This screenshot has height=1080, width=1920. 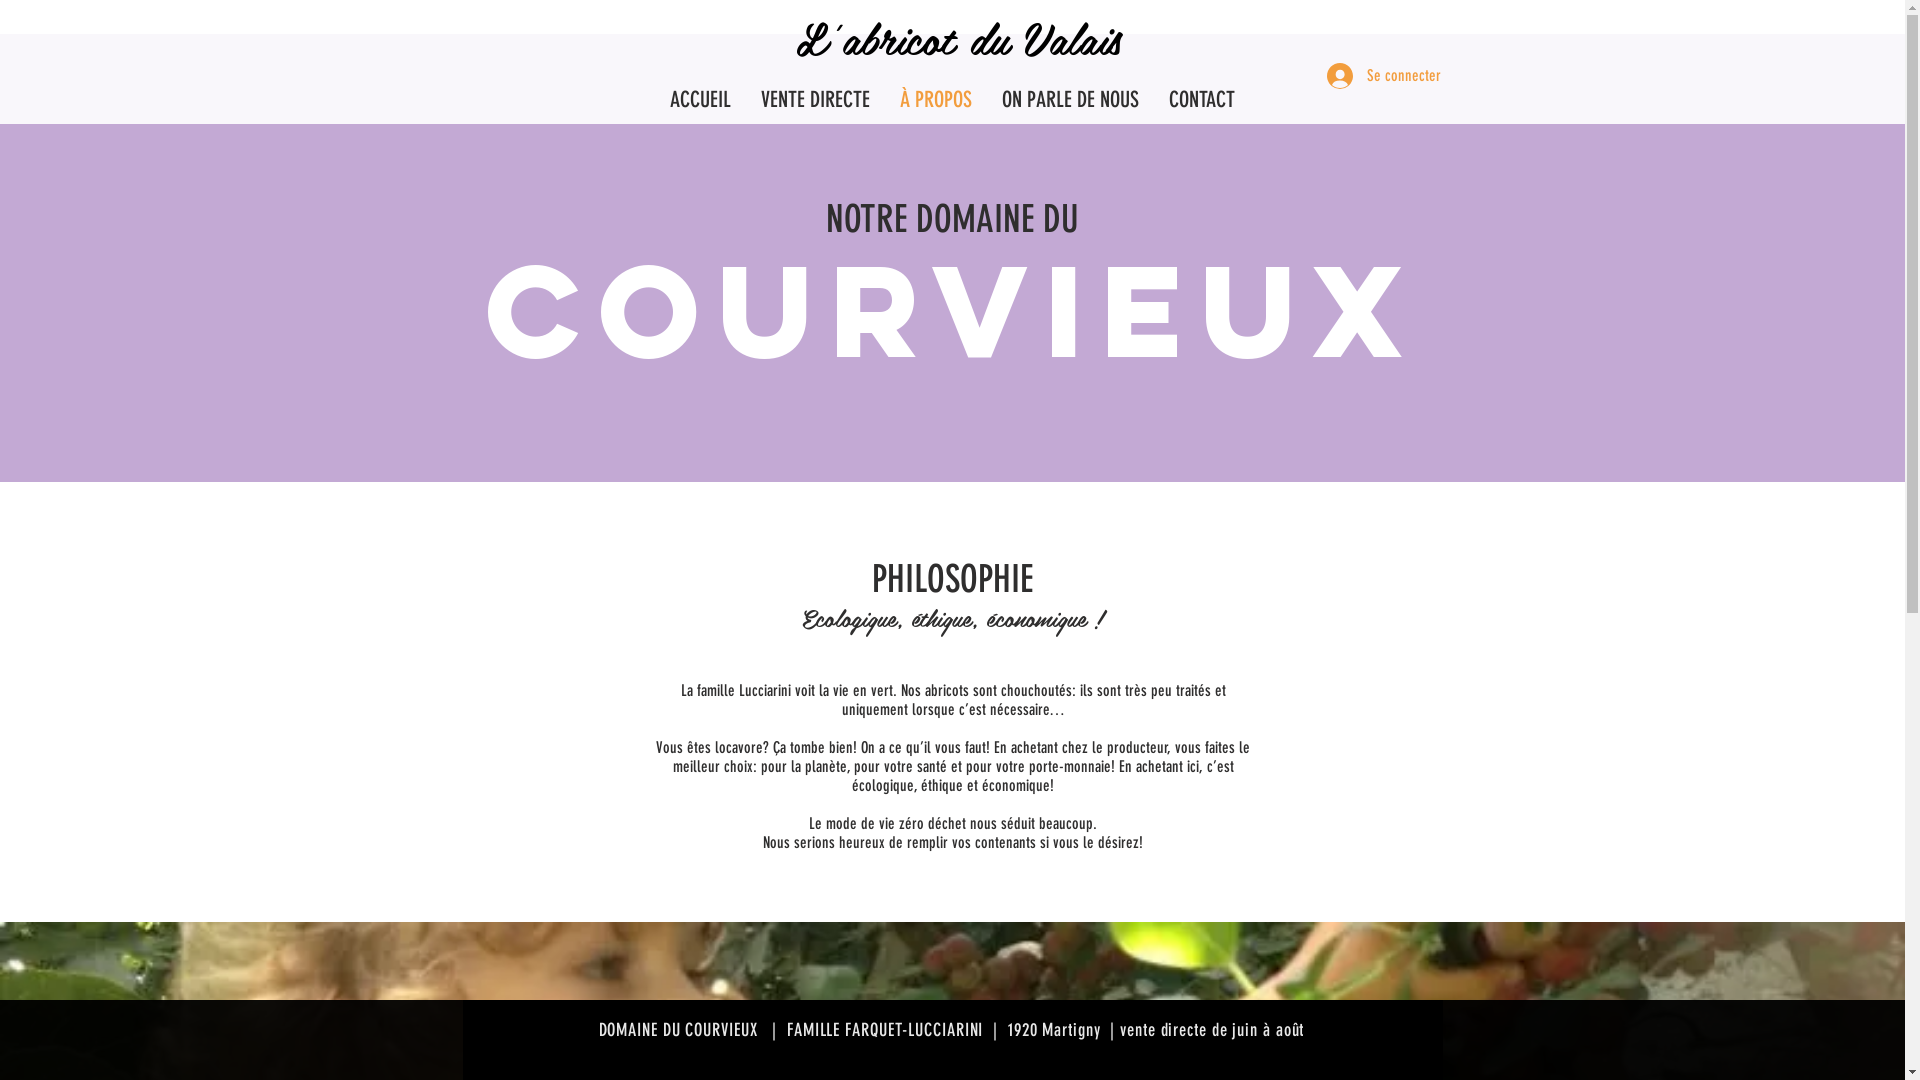 What do you see at coordinates (700, 99) in the screenshot?
I see `'ACCUEIL'` at bounding box center [700, 99].